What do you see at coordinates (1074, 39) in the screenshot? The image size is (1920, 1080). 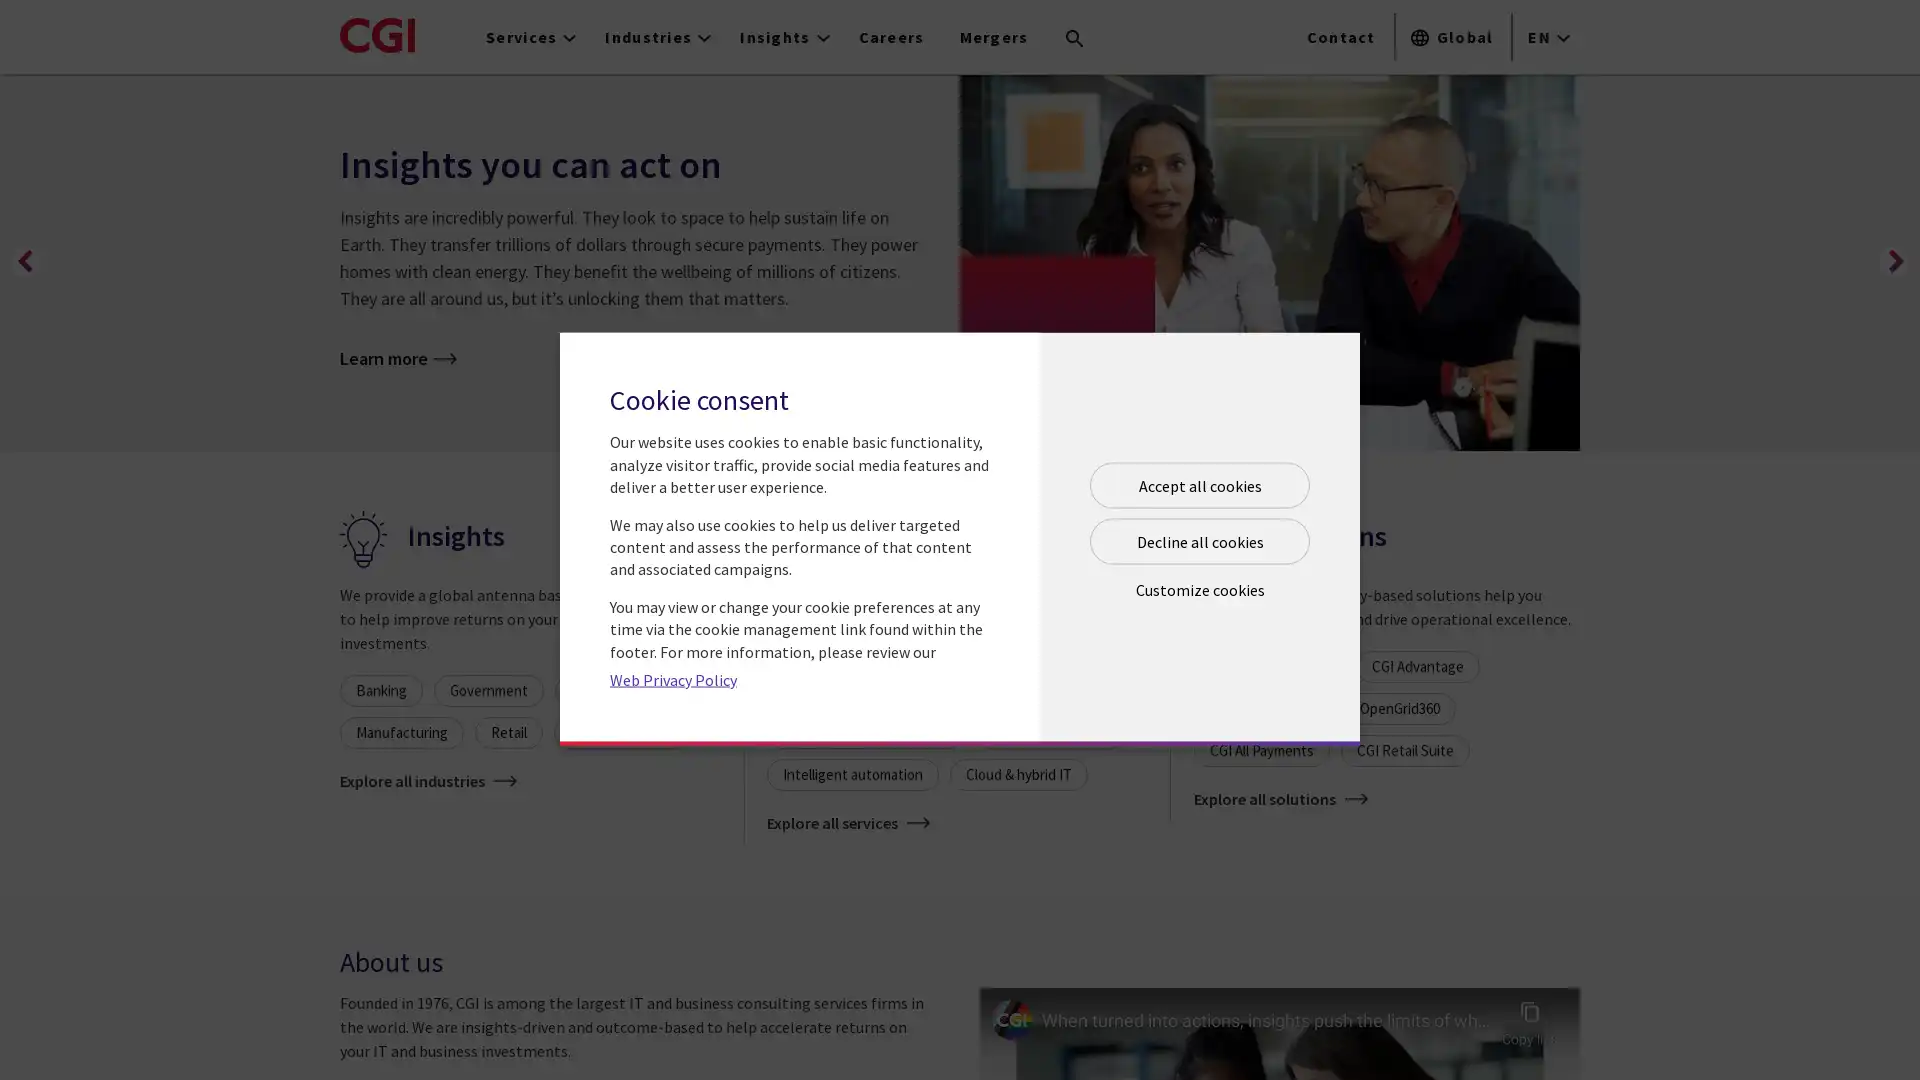 I see `Search terms` at bounding box center [1074, 39].